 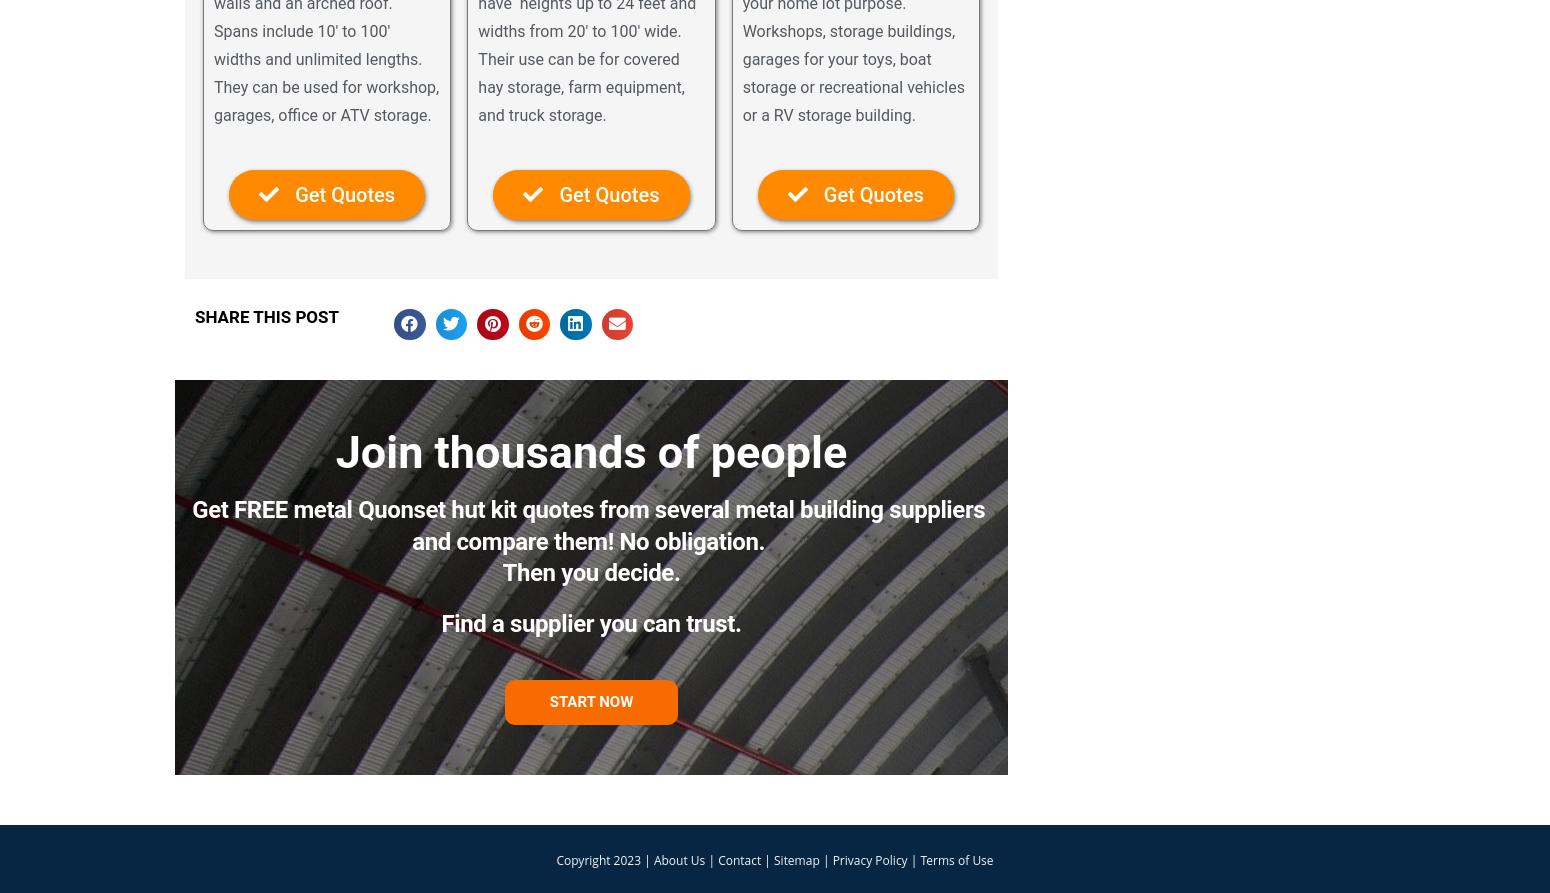 What do you see at coordinates (193, 316) in the screenshot?
I see `'Share this post'` at bounding box center [193, 316].